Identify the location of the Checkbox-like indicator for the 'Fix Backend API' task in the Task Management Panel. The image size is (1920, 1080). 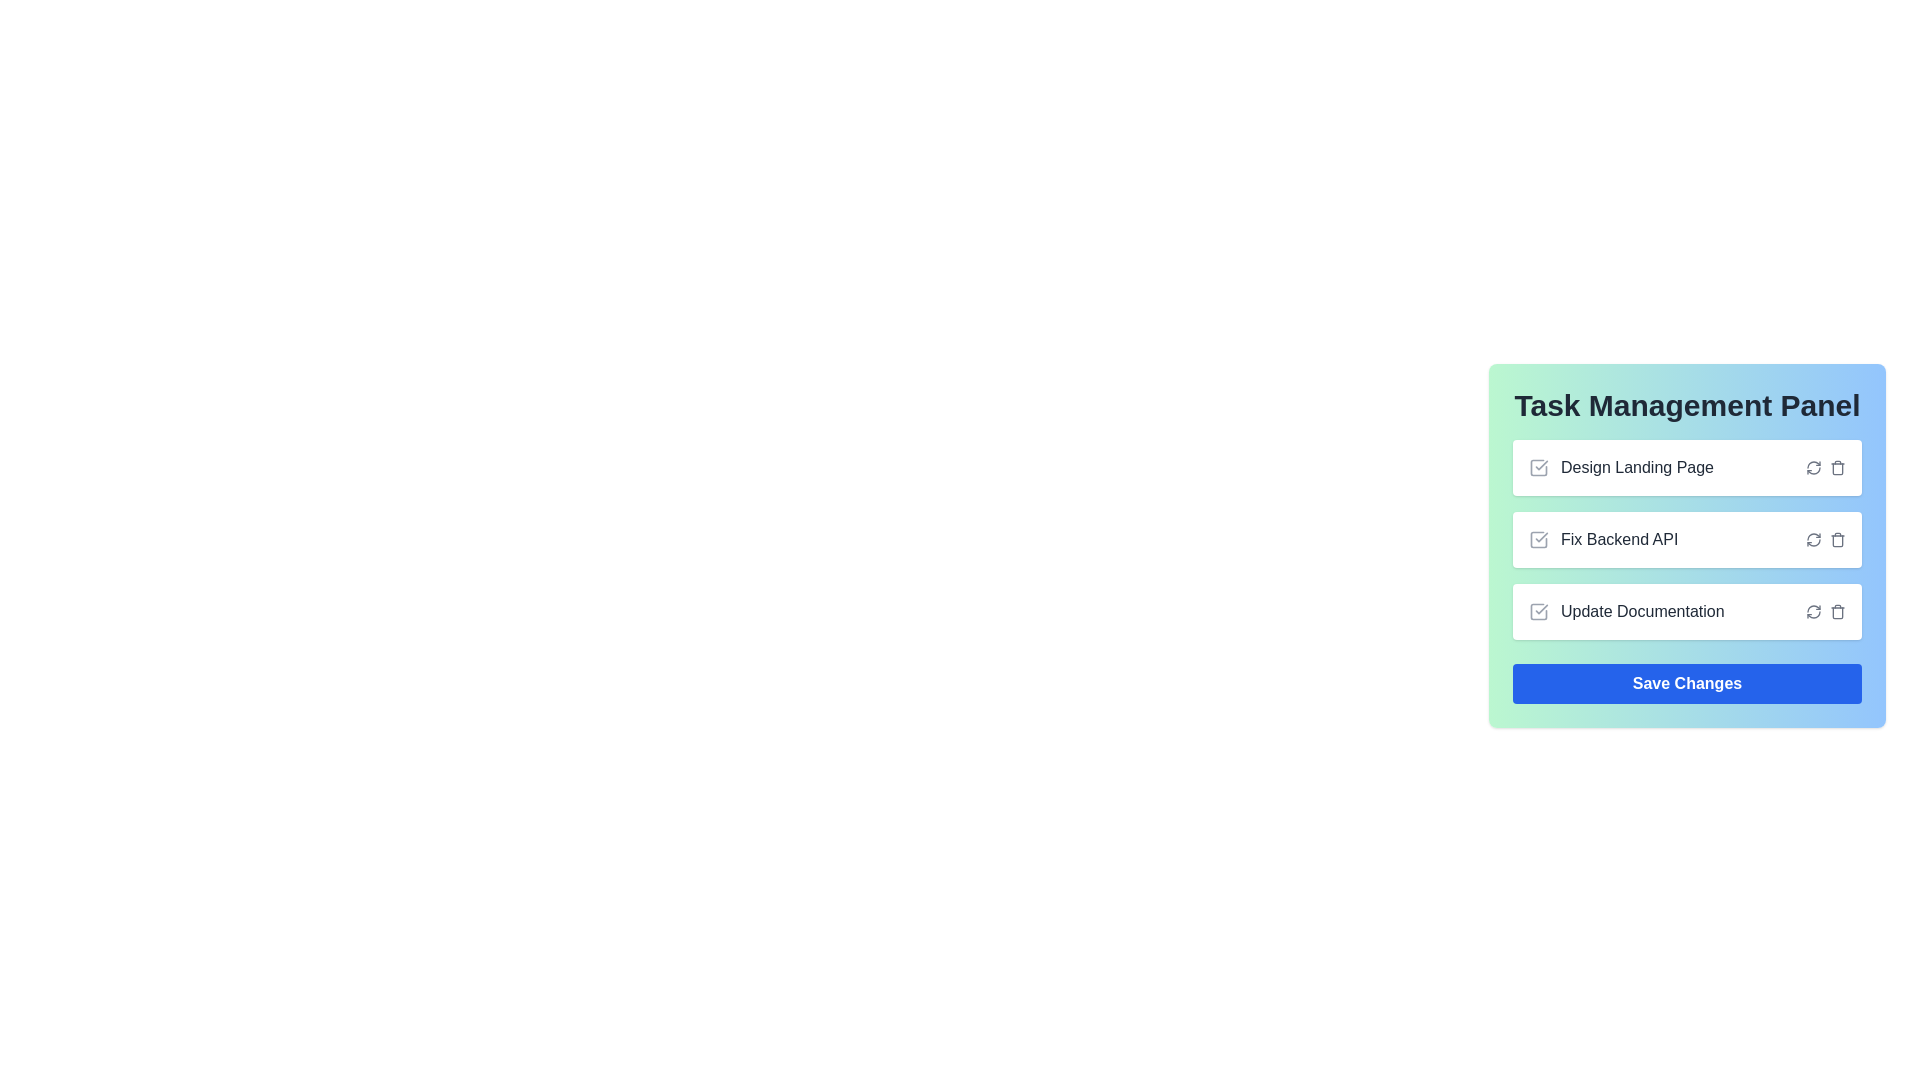
(1538, 540).